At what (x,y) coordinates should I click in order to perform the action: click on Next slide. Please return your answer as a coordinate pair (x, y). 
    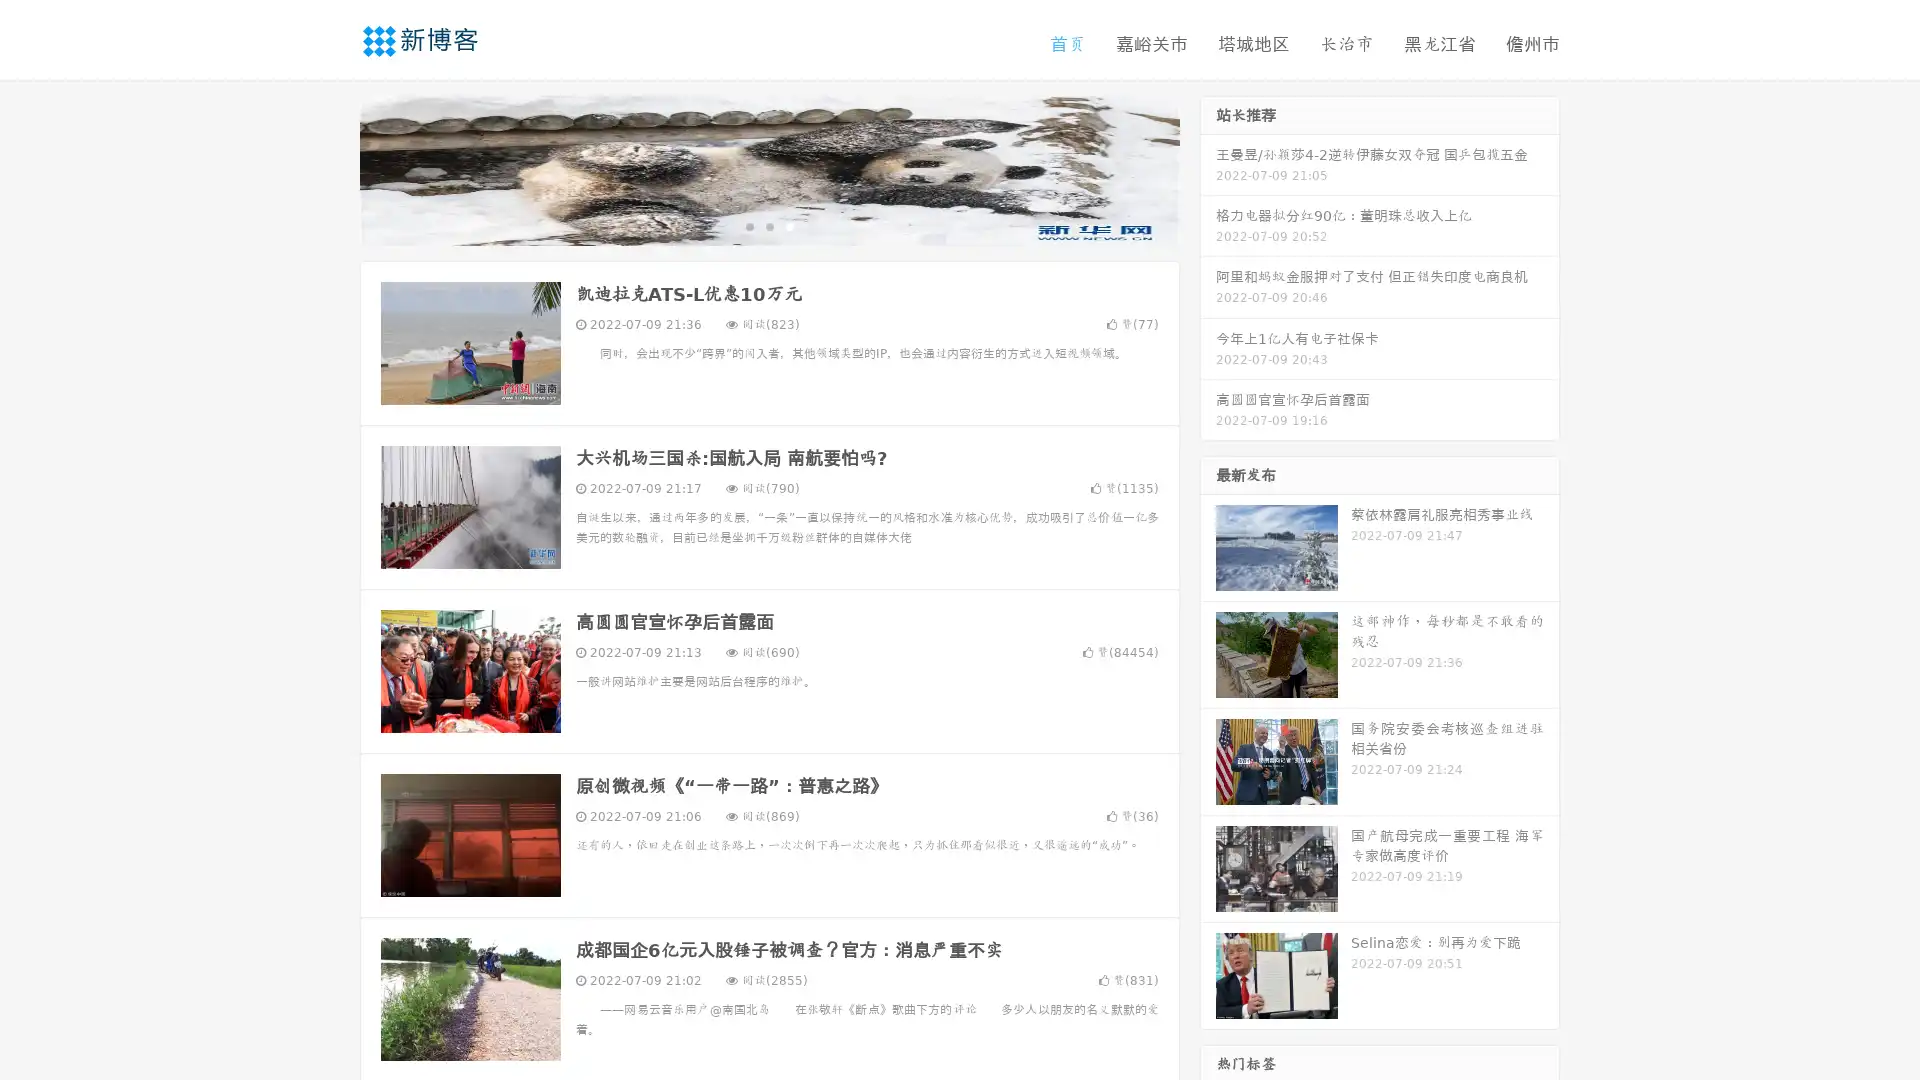
    Looking at the image, I should click on (1208, 168).